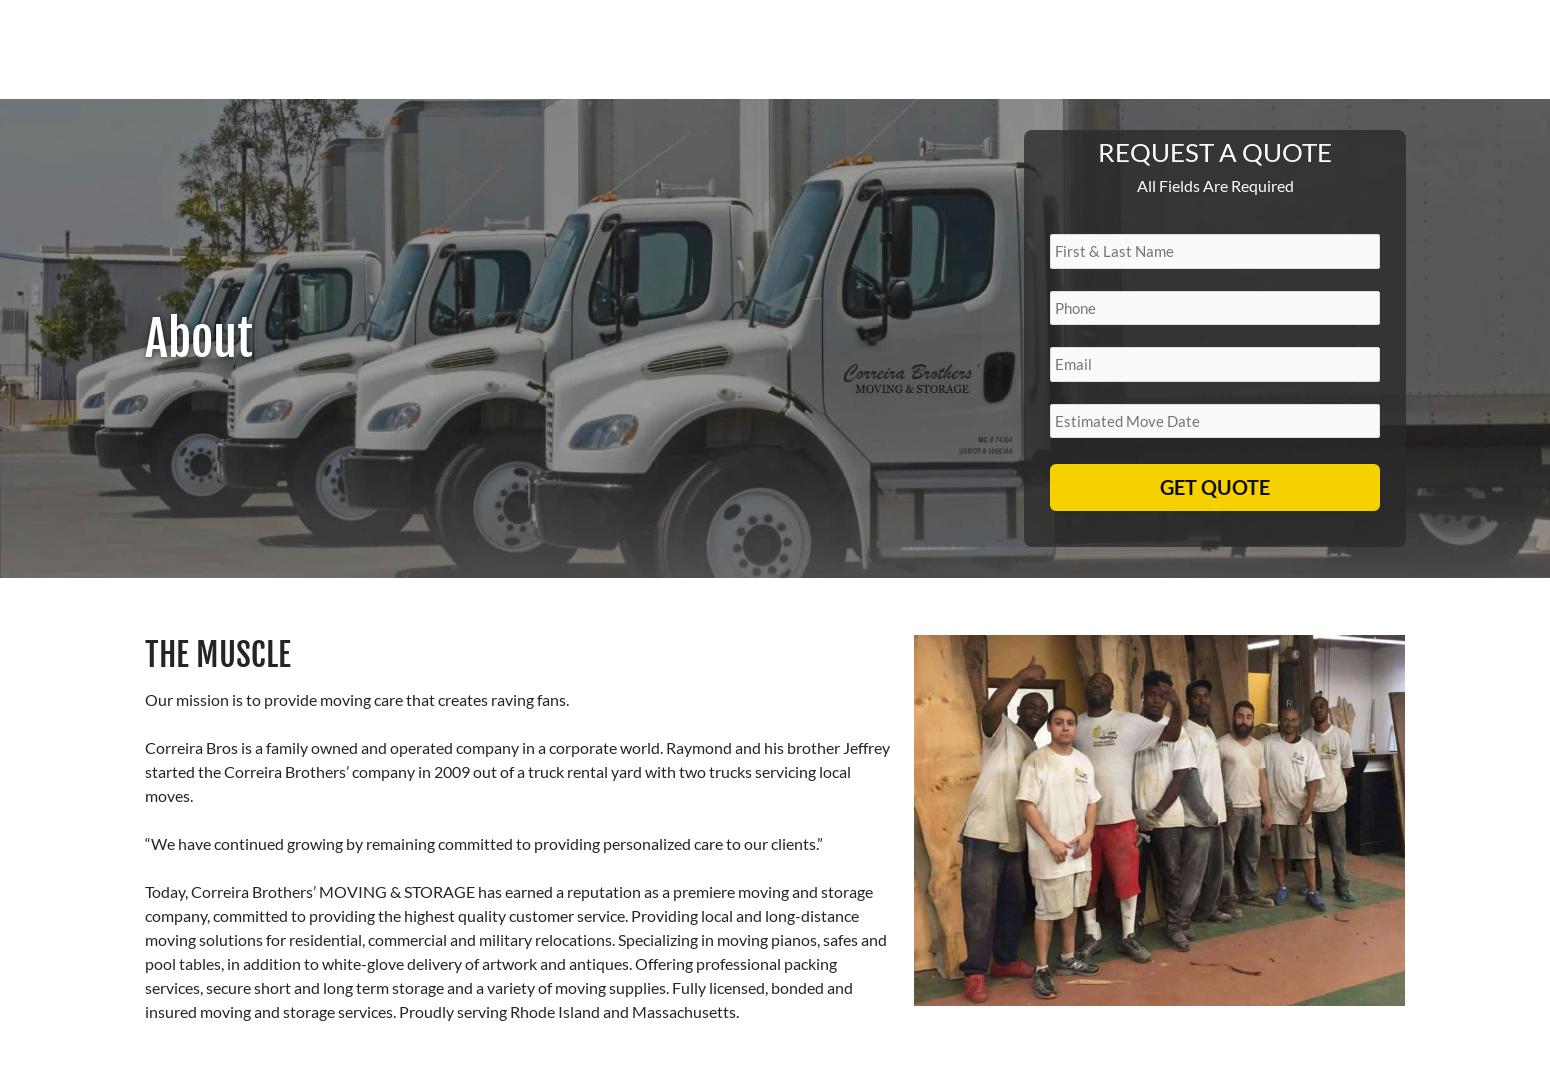 The width and height of the screenshot is (1550, 1071). I want to click on 'On Time Pick-Up & Delivery', so click(460, 558).